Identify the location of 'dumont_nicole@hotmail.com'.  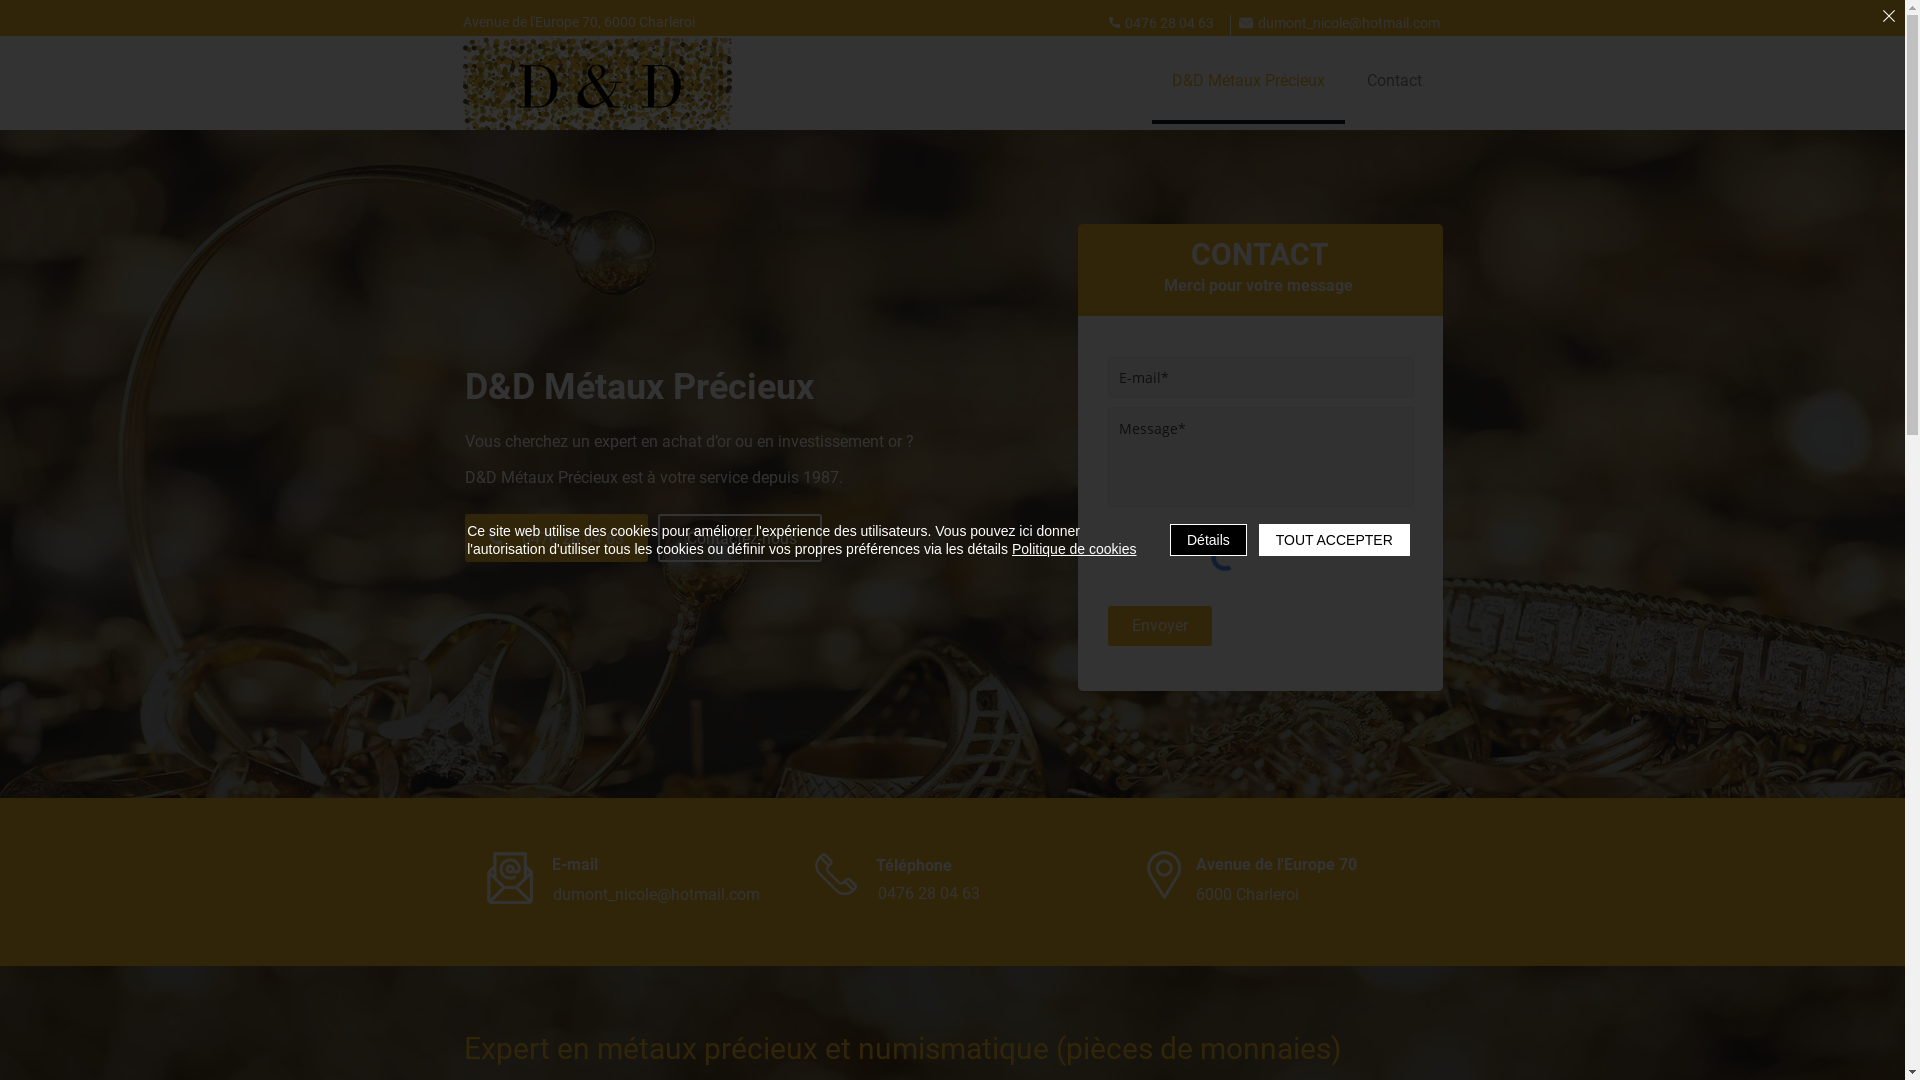
(1340, 22).